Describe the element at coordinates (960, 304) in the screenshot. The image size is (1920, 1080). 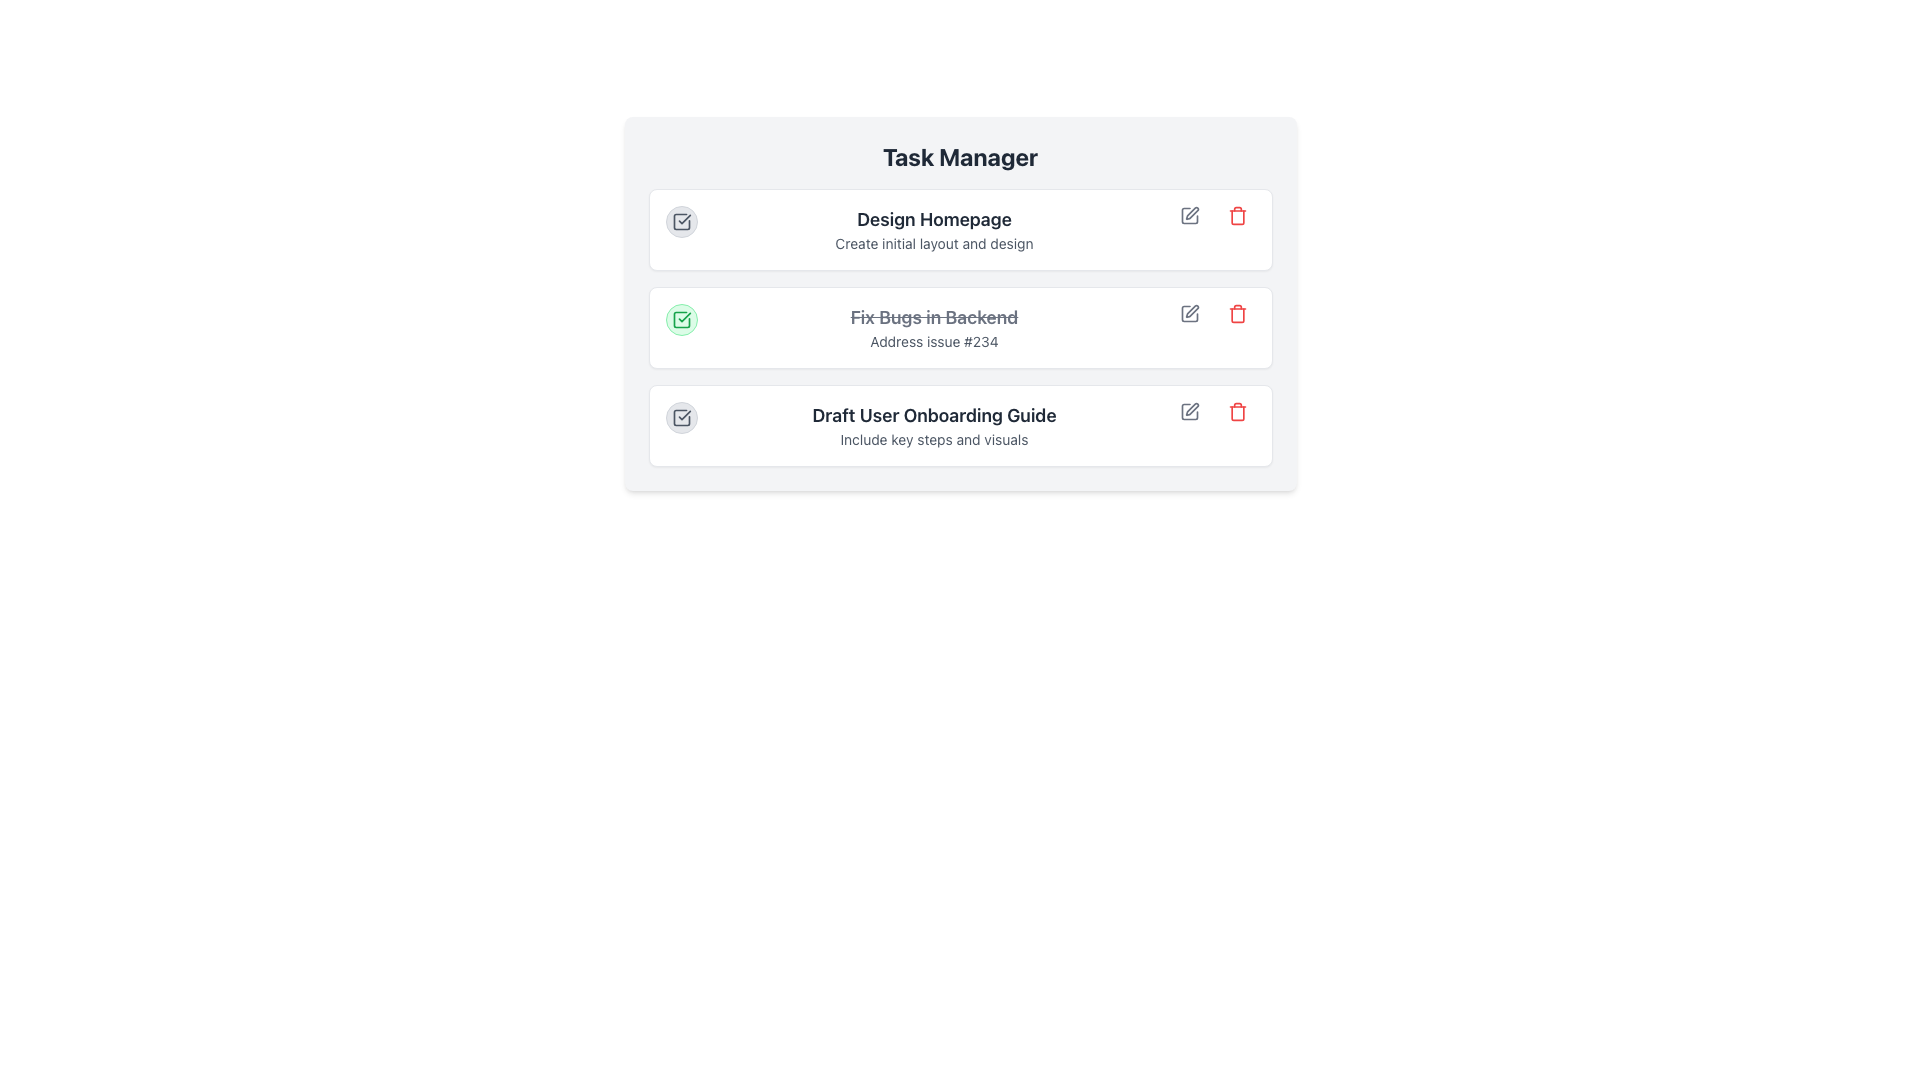
I see `the checkmark icon` at that location.